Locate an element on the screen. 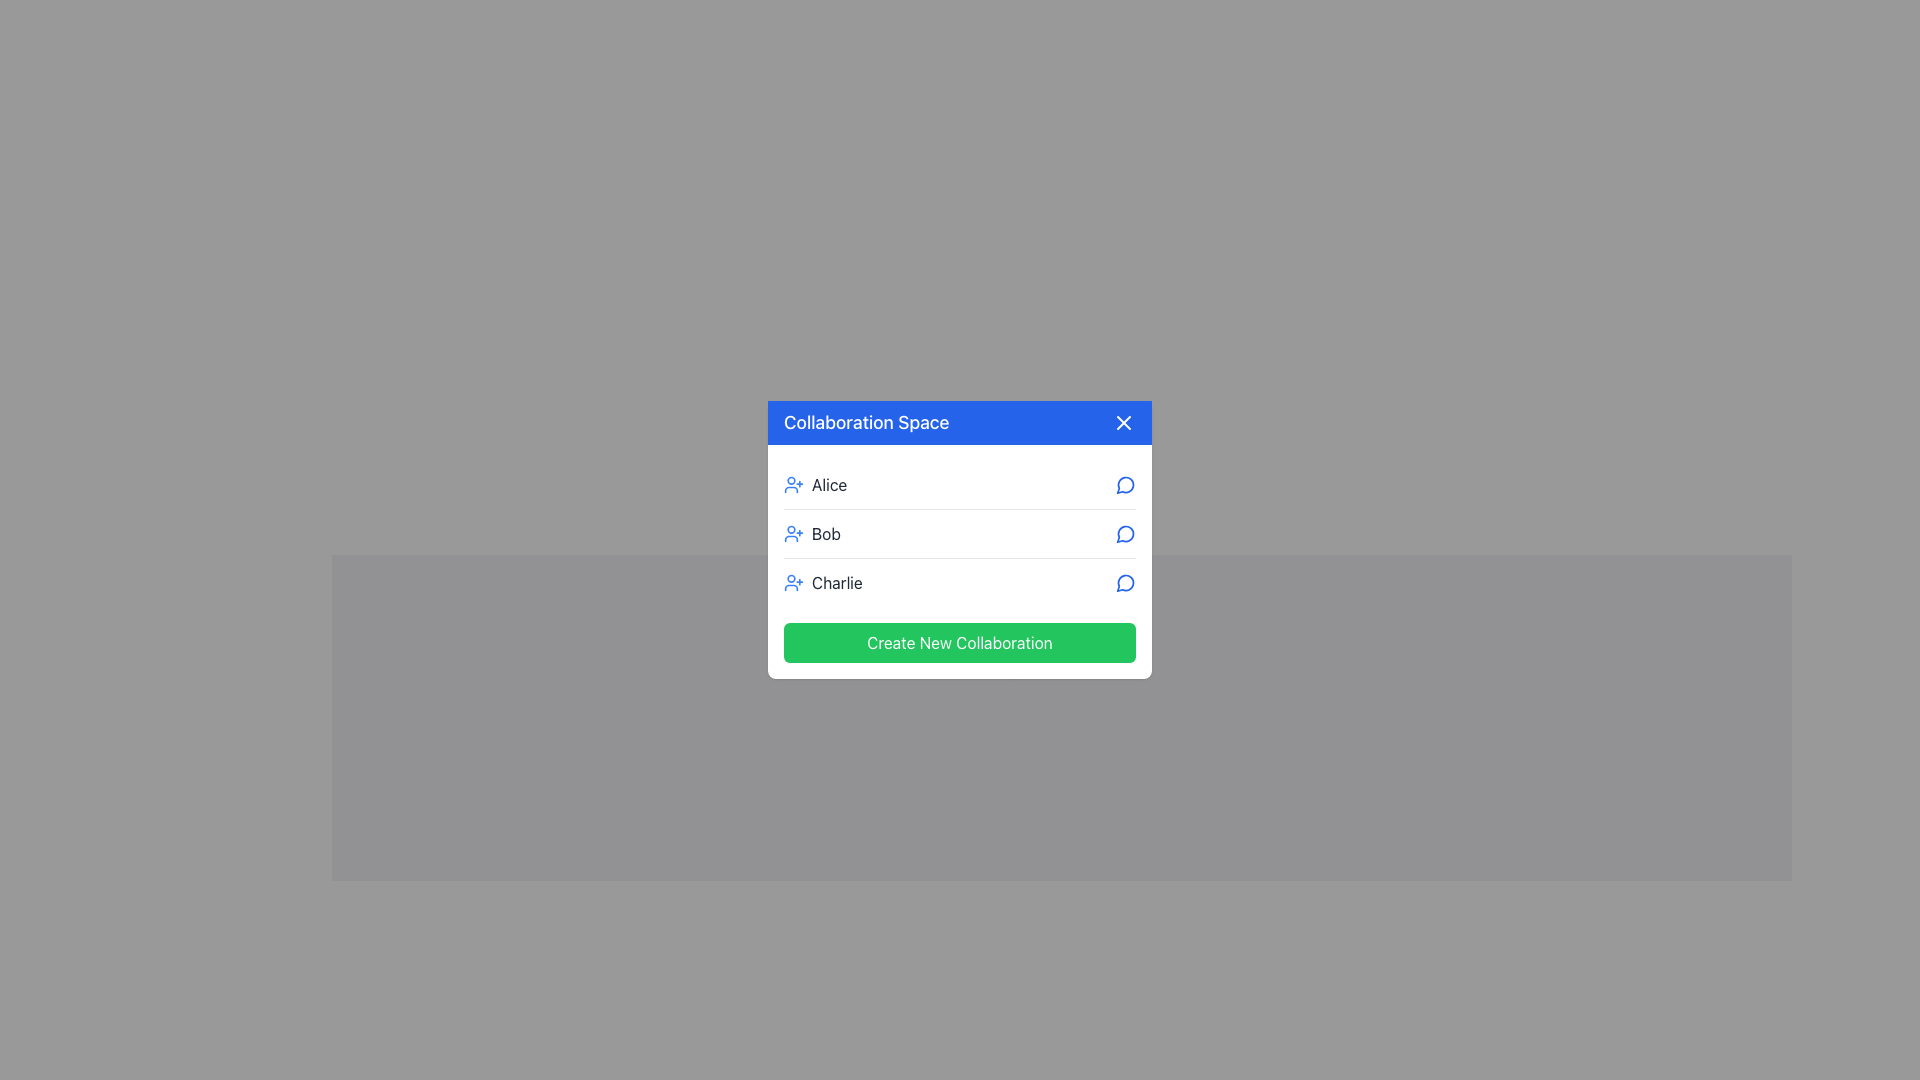  the label identifying the user named 'Bob' in the collaboration space, which is the second item in a vertically aligned list within a modal dialog is located at coordinates (812, 532).